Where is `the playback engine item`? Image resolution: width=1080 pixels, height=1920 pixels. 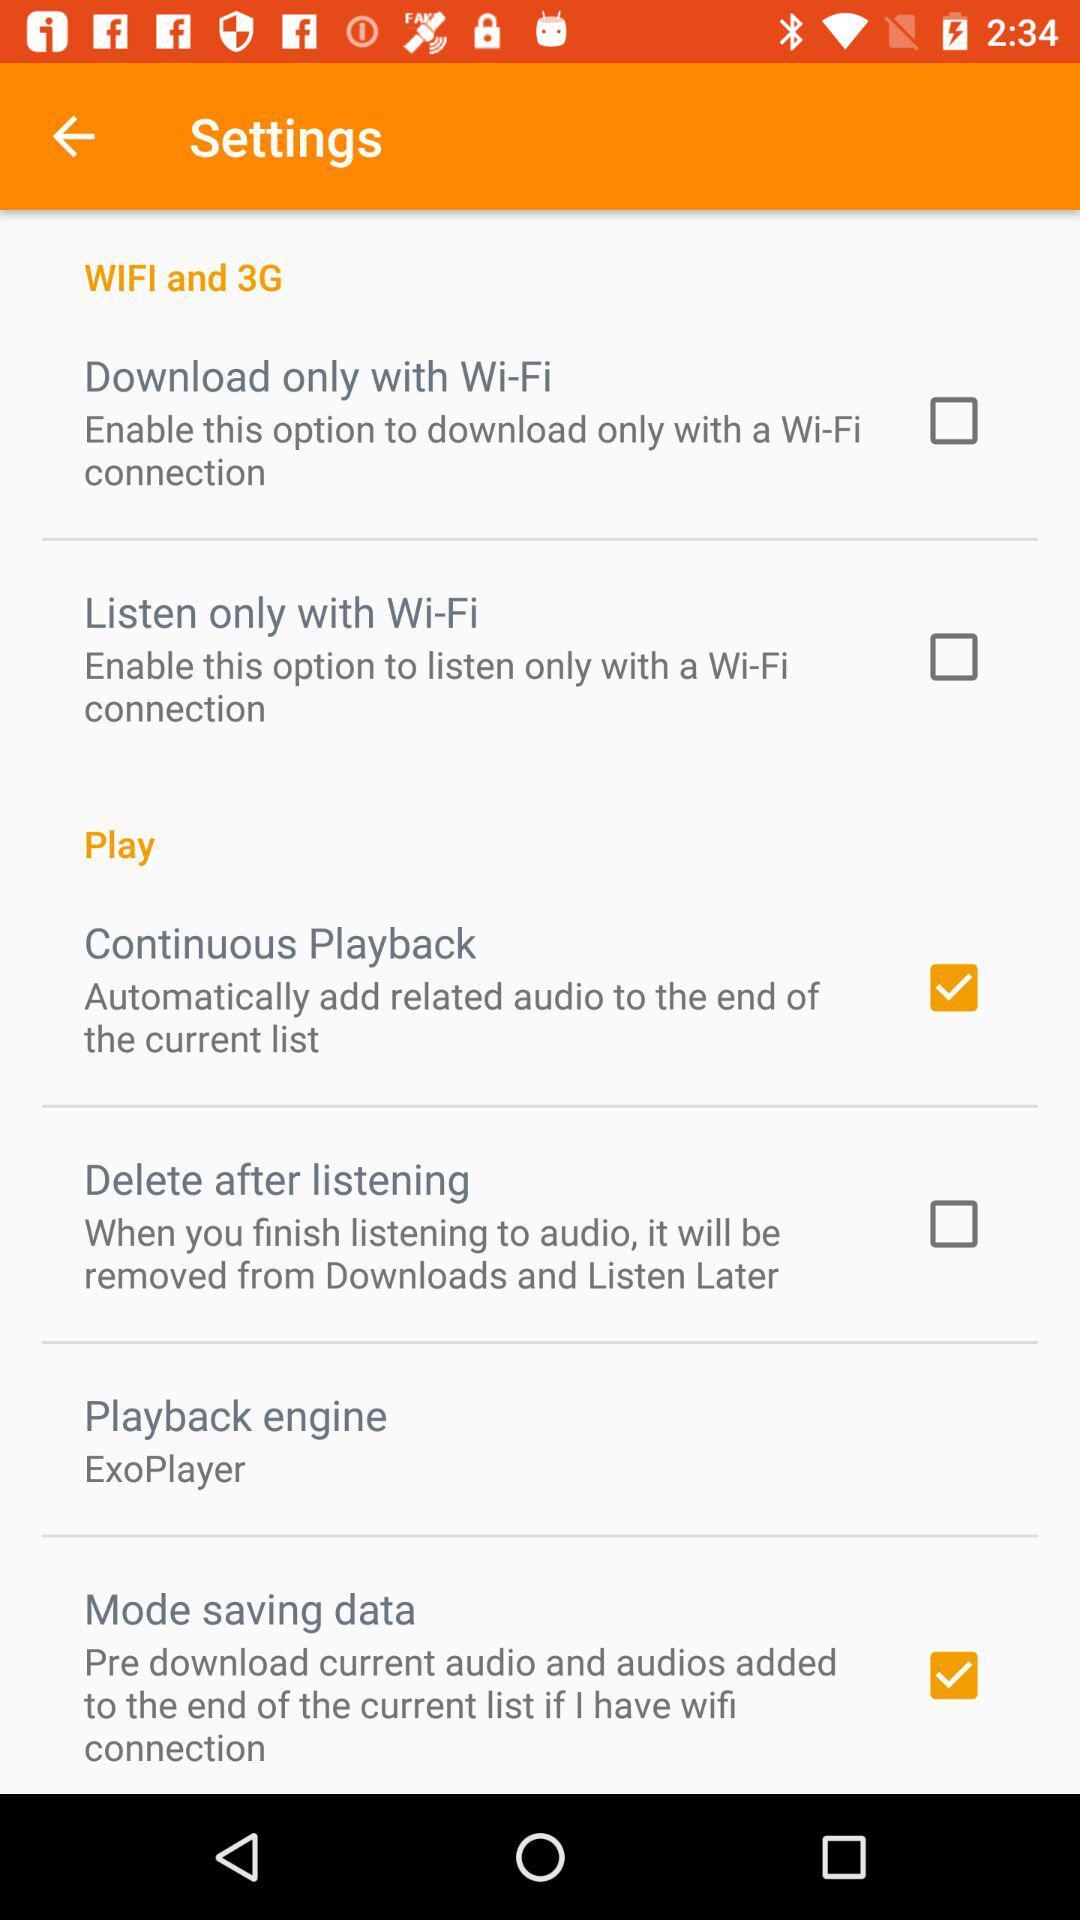
the playback engine item is located at coordinates (234, 1413).